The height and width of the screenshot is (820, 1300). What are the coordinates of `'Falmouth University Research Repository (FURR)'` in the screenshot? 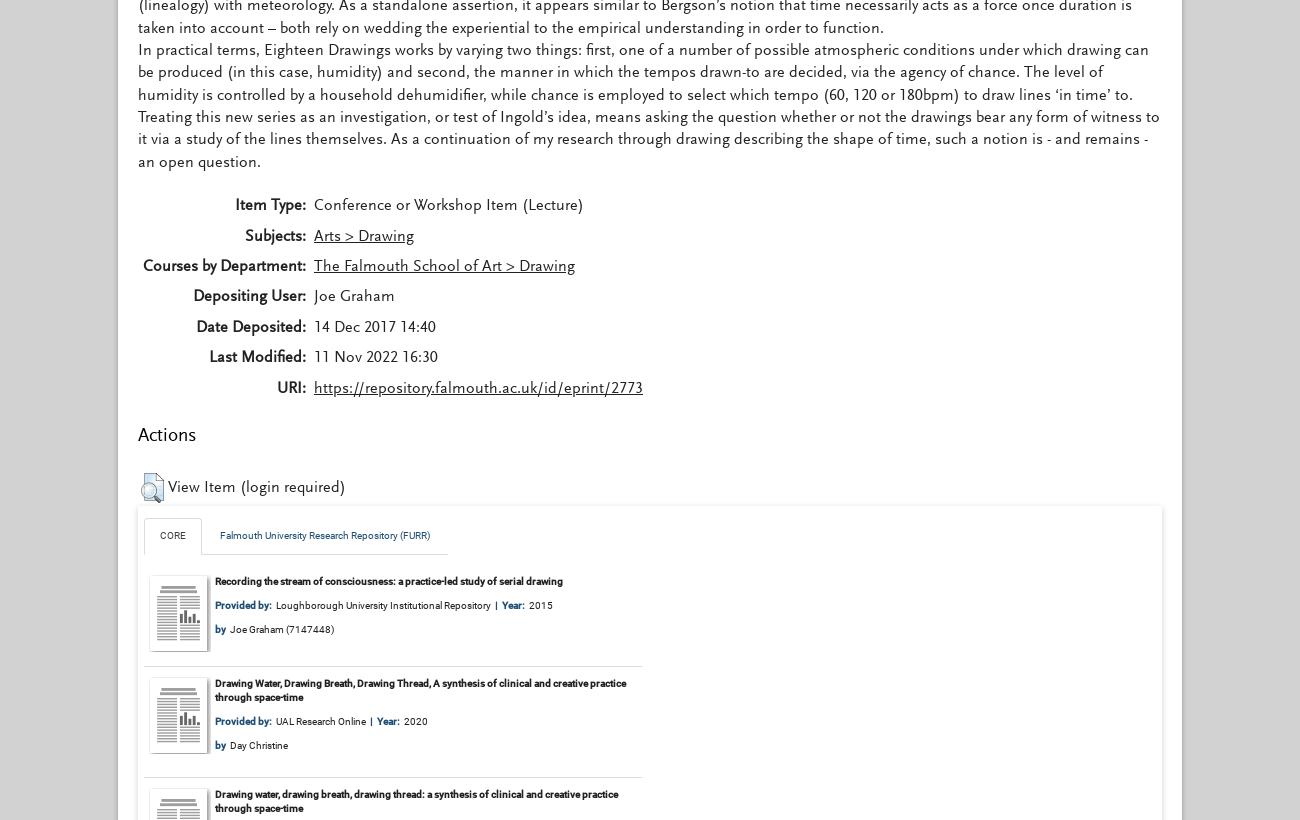 It's located at (325, 534).